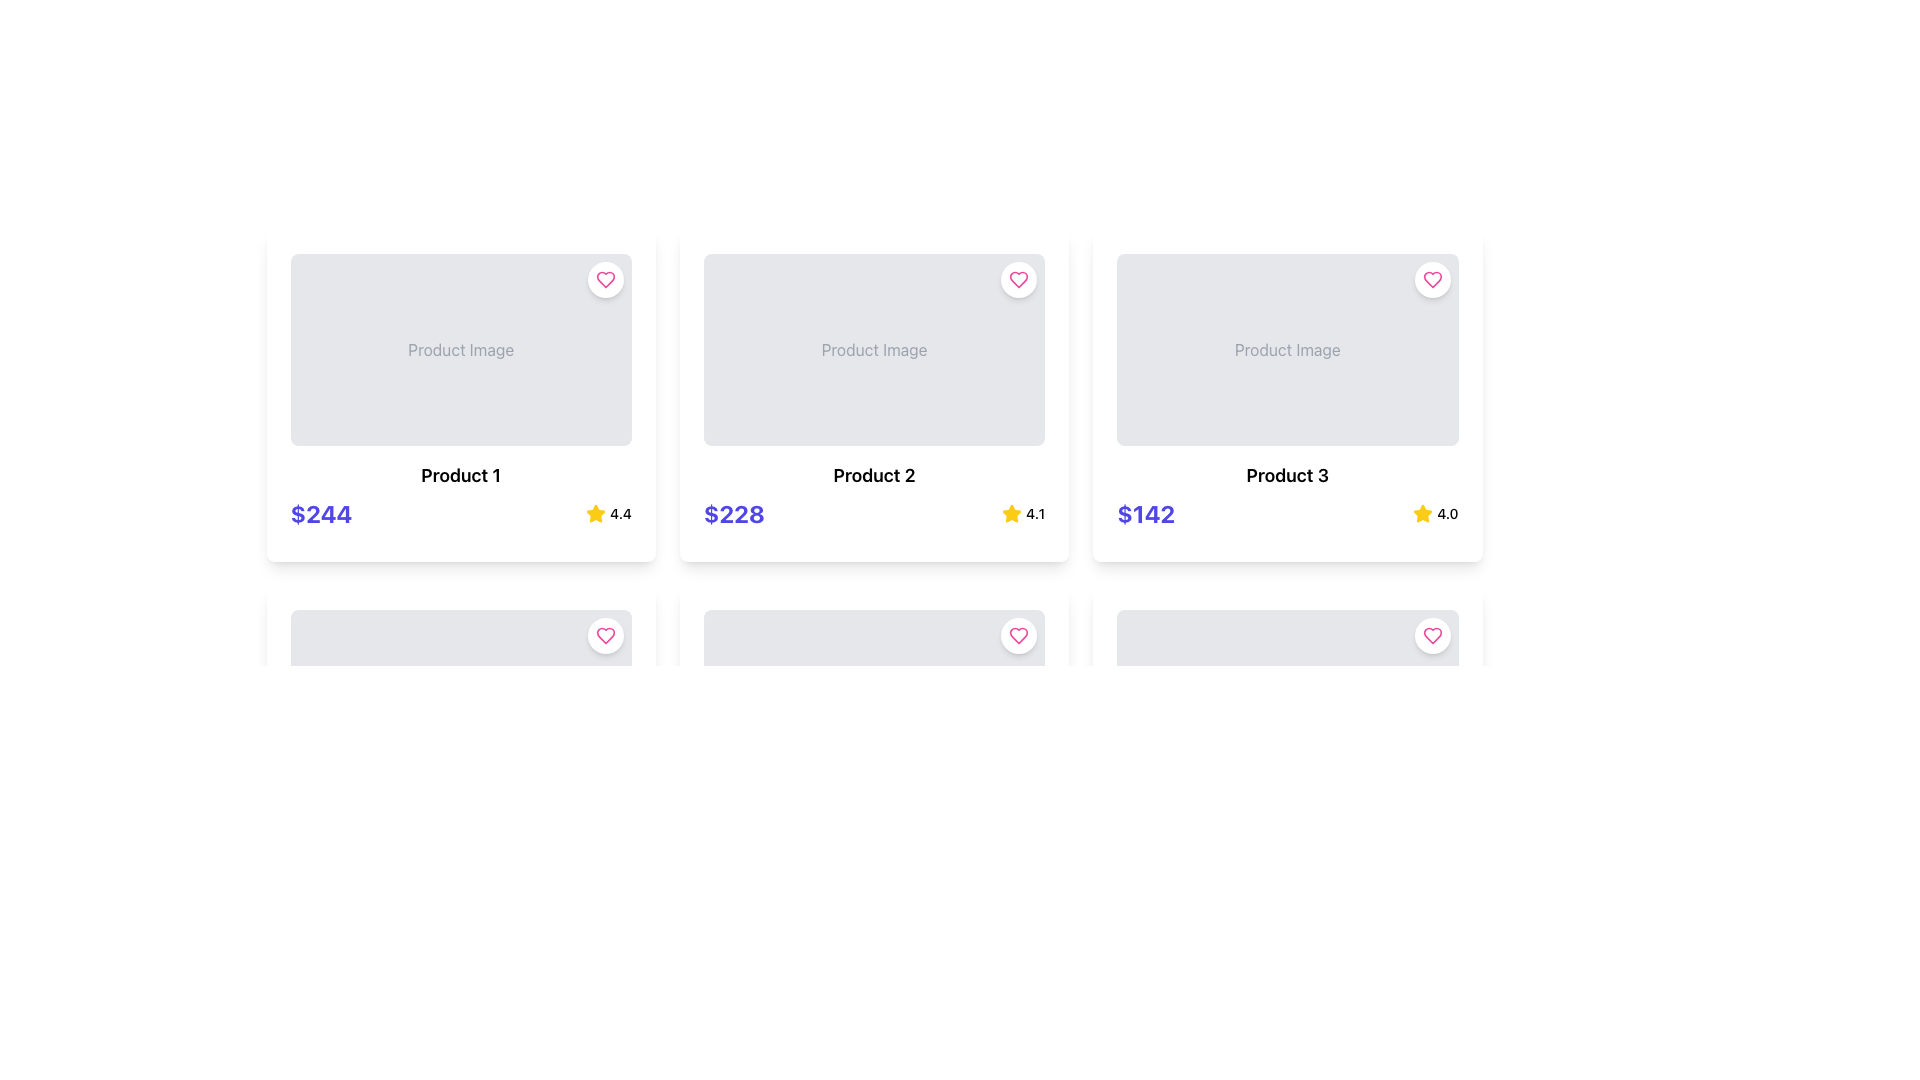 The width and height of the screenshot is (1920, 1080). Describe the element at coordinates (1019, 280) in the screenshot. I see `the favorite icon located in the top-right corner of the card for Product 2 to interact with the favorite feature` at that location.